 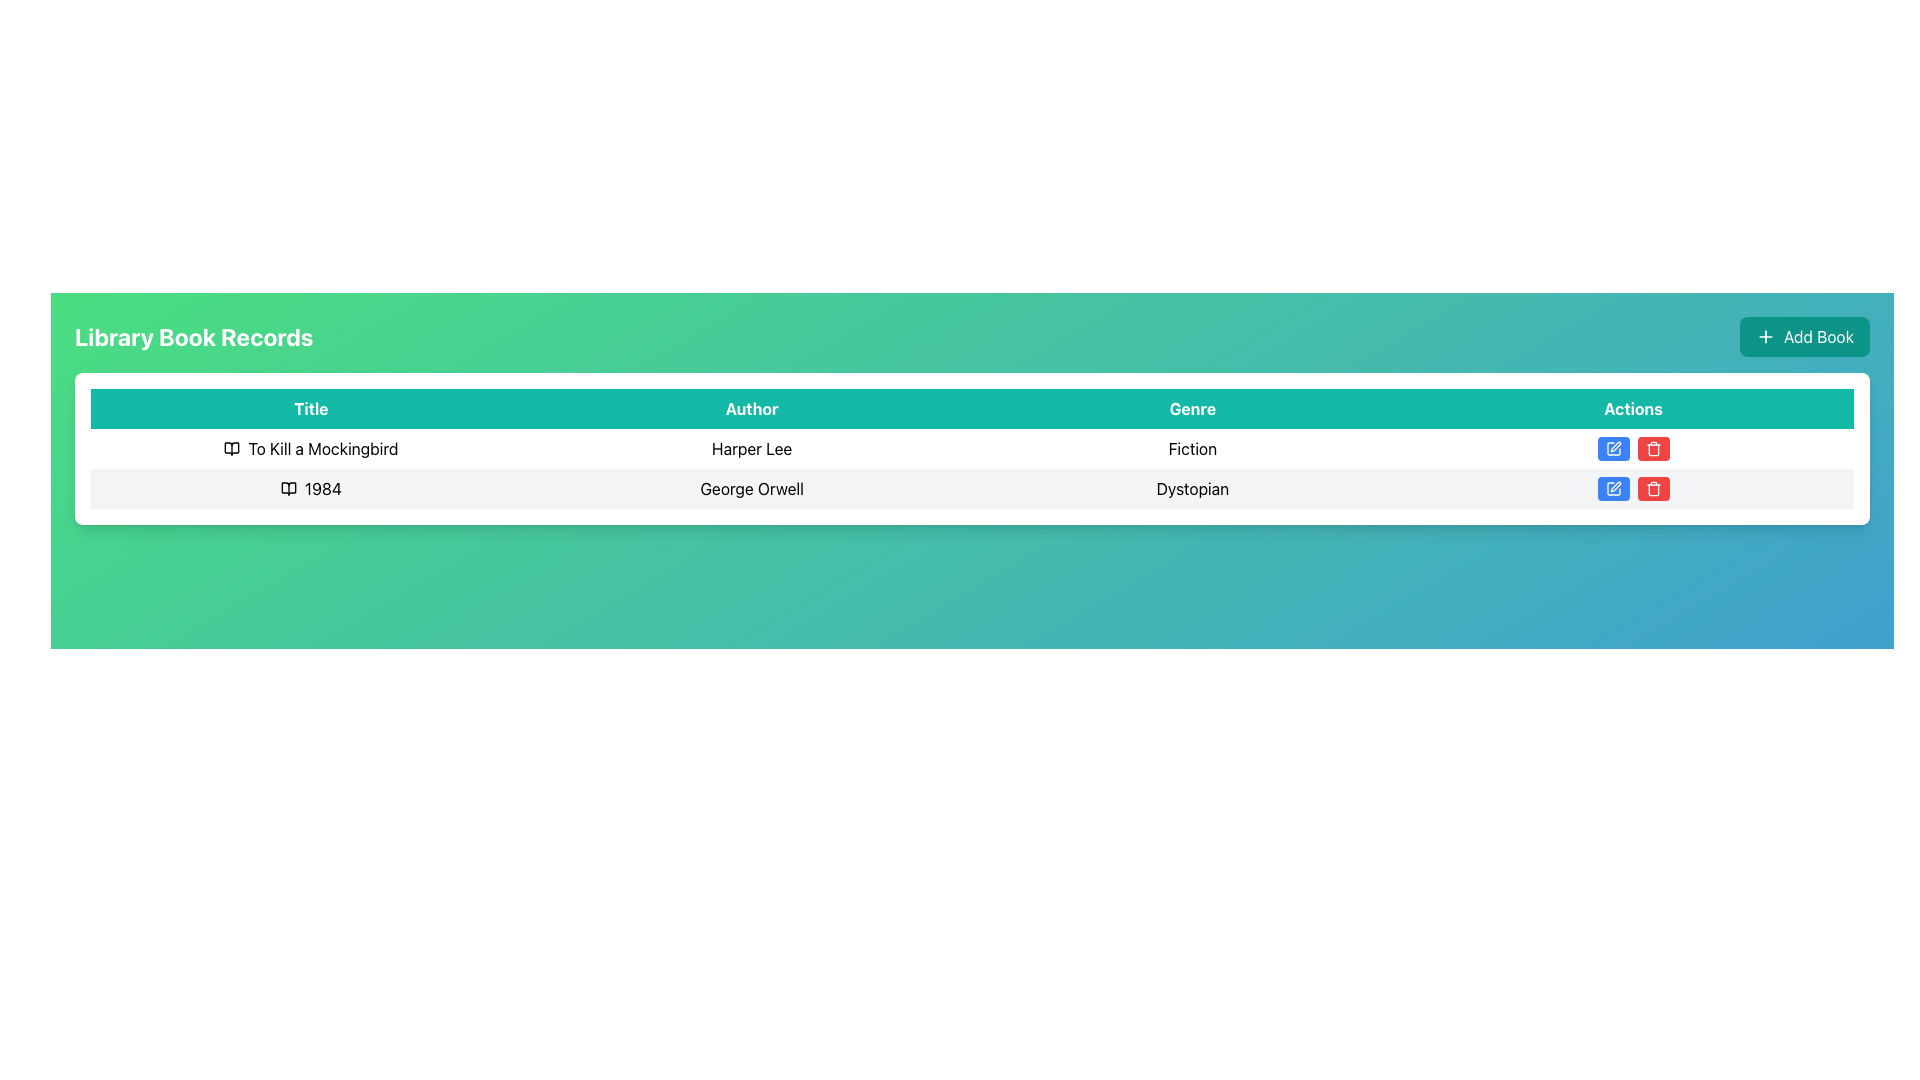 What do you see at coordinates (1633, 407) in the screenshot?
I see `the teal-colored text label containing the bold white text 'Actions', which is located in the top-right quadrant of the header row as the fourth element next to 'Genre'` at bounding box center [1633, 407].